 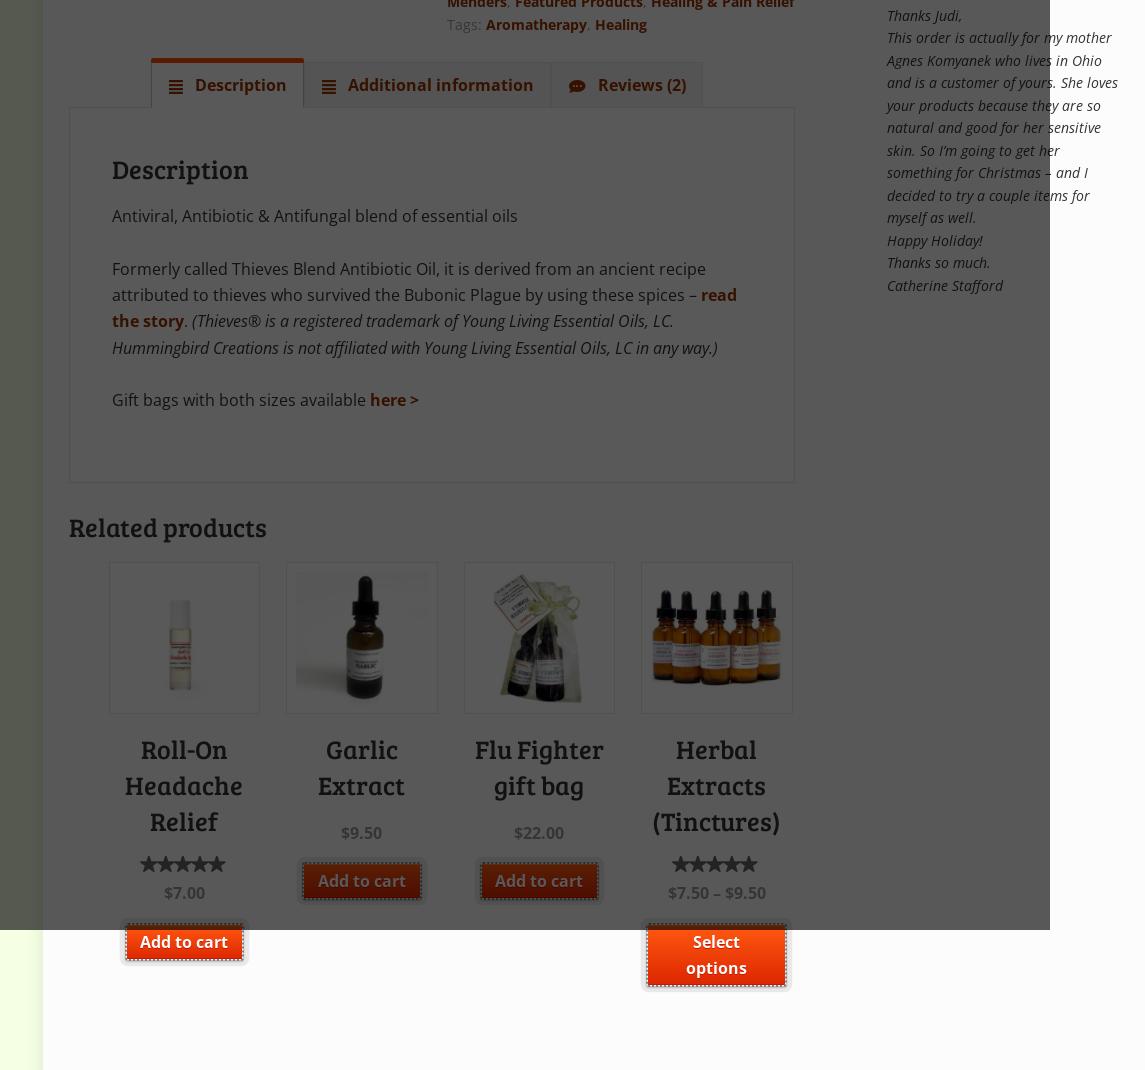 What do you see at coordinates (424, 308) in the screenshot?
I see `'read the story'` at bounding box center [424, 308].